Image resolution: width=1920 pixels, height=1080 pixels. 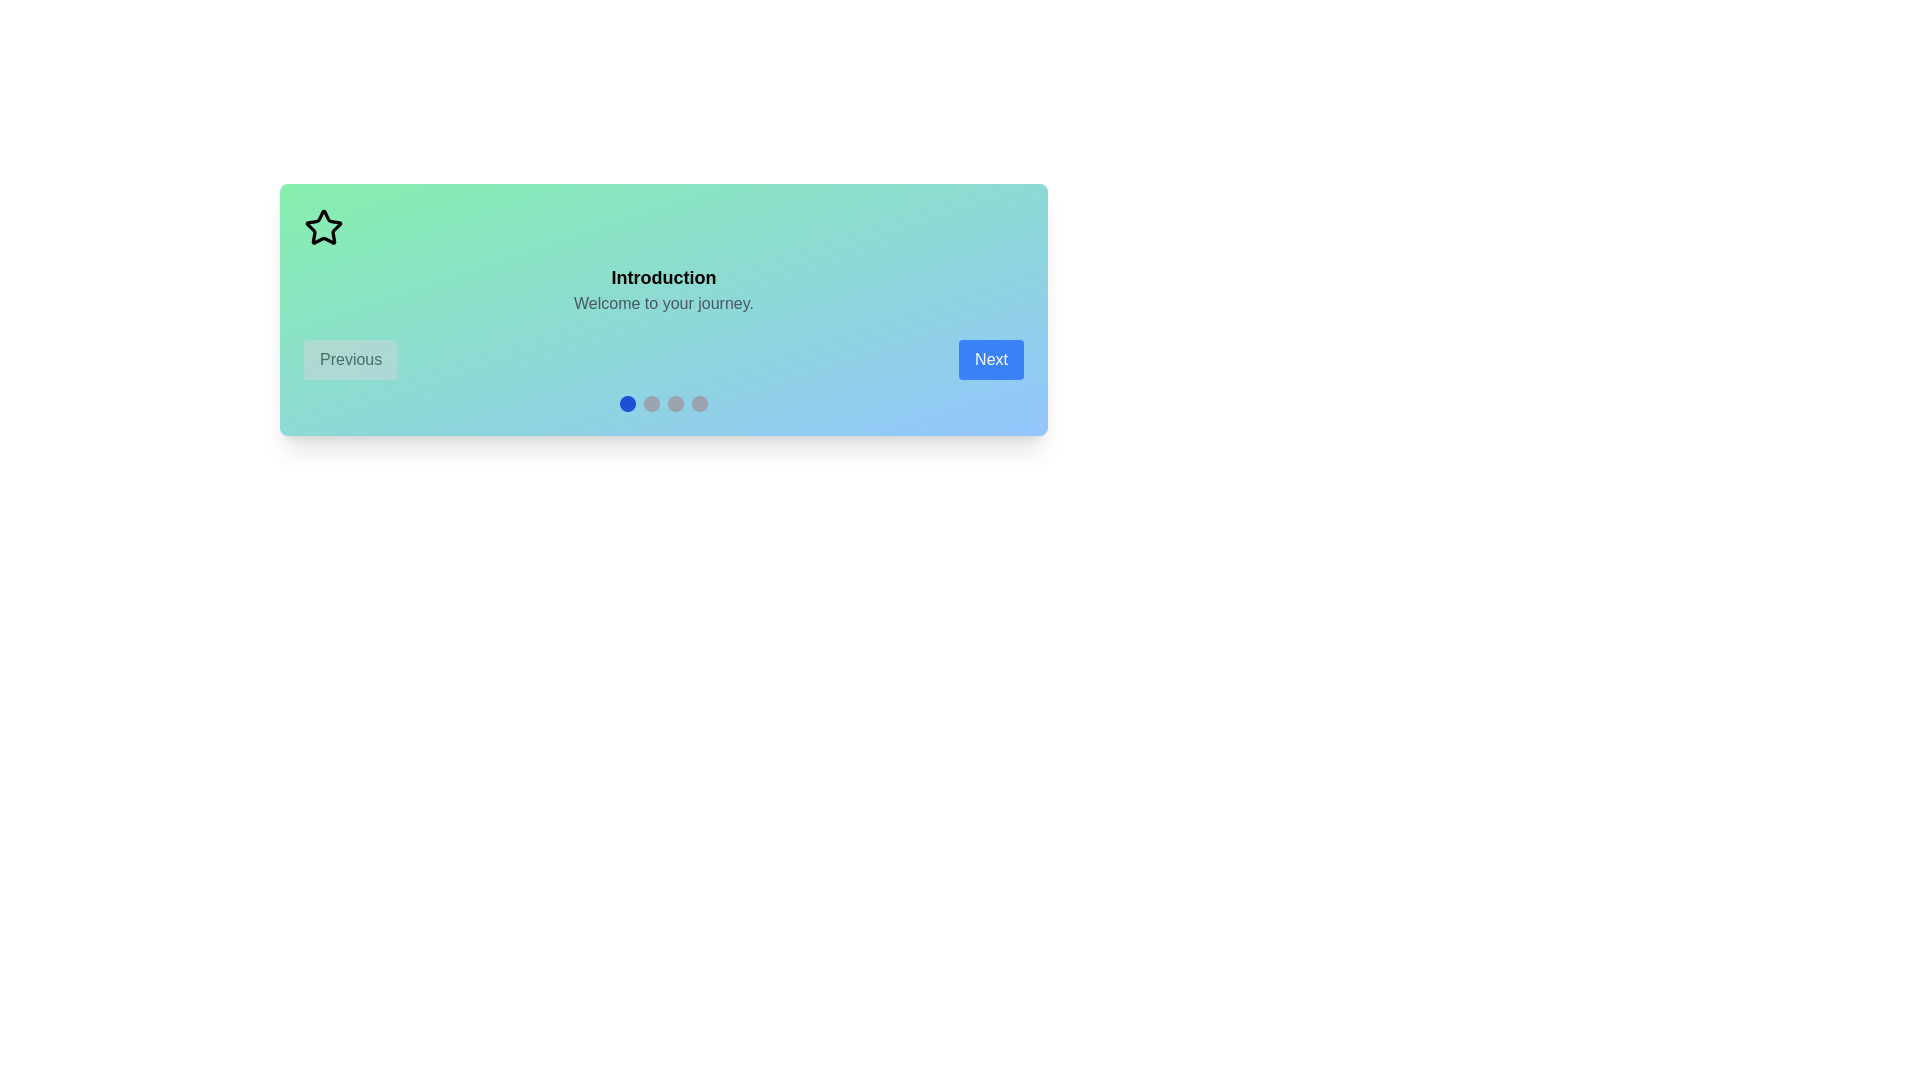 What do you see at coordinates (652, 404) in the screenshot?
I see `the indicator corresponding to the scene number 2` at bounding box center [652, 404].